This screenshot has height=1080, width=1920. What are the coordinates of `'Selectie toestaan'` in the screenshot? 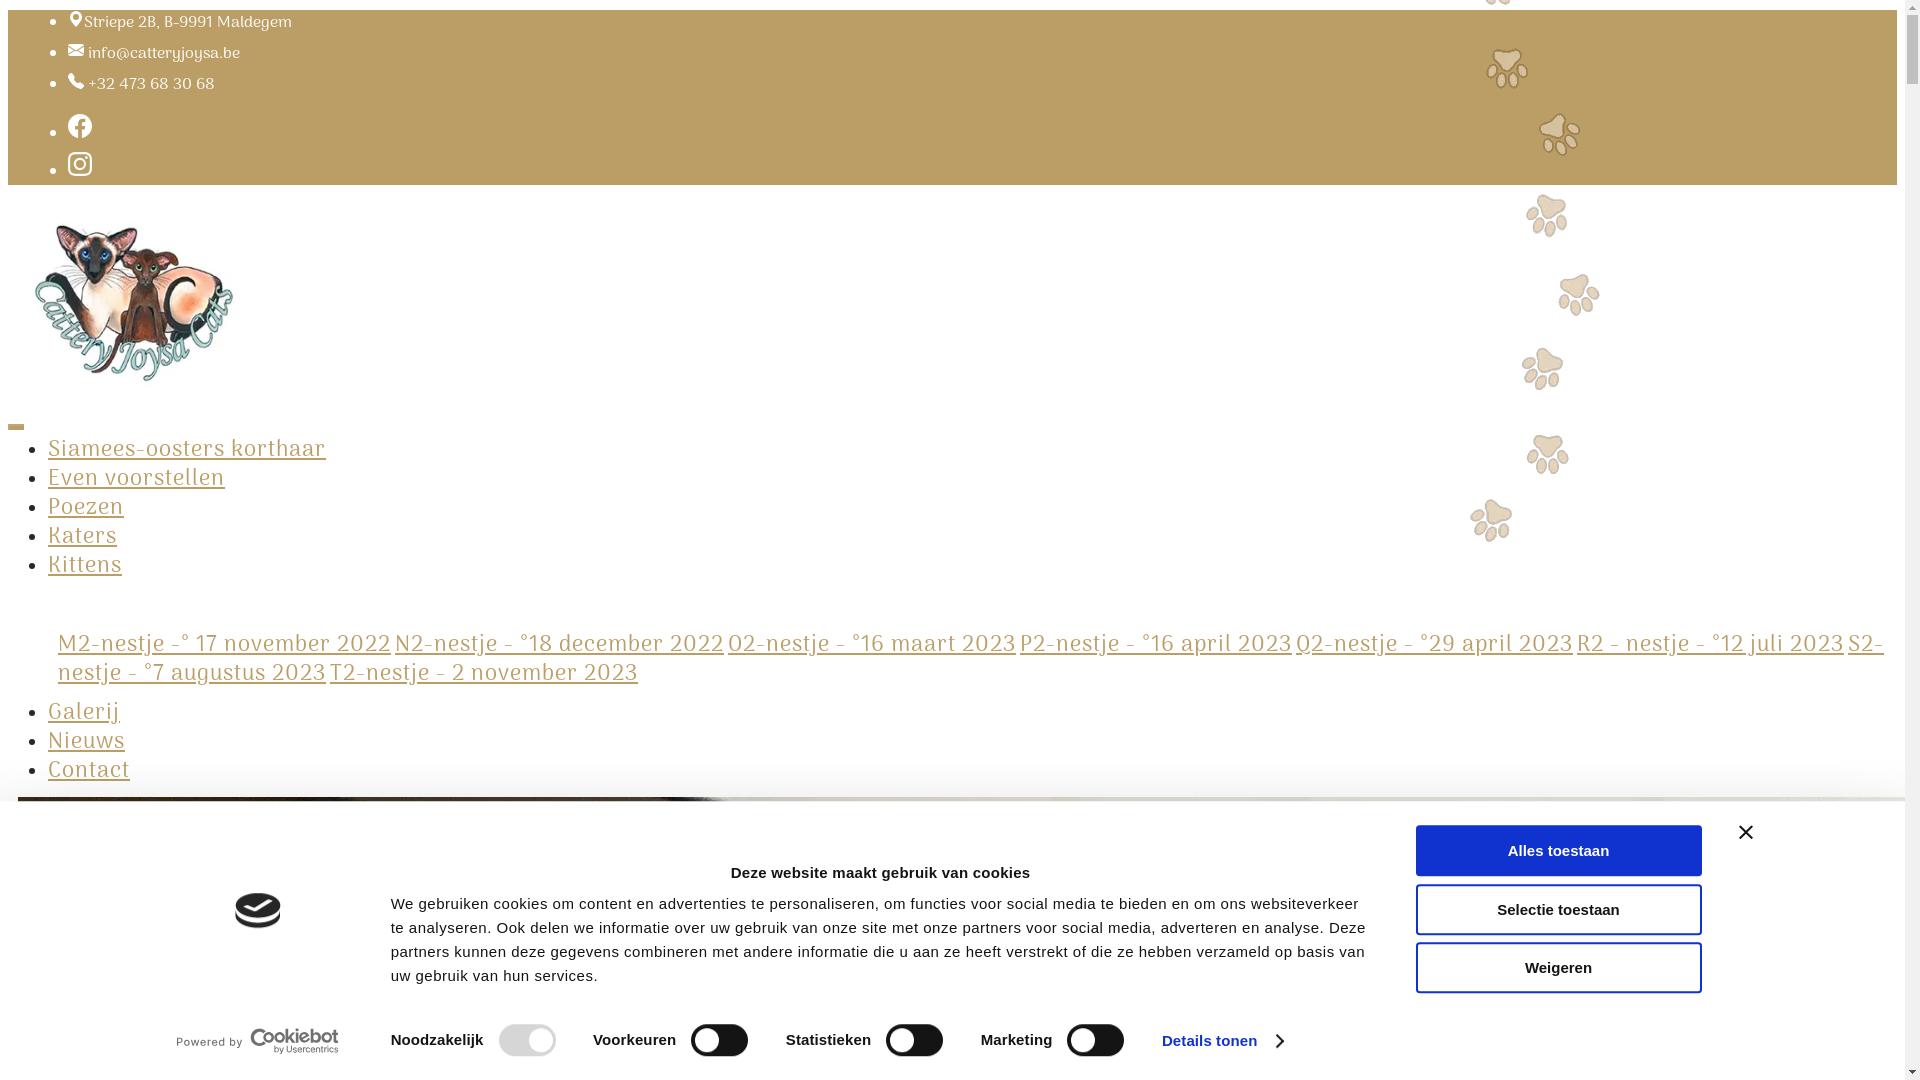 It's located at (1558, 909).